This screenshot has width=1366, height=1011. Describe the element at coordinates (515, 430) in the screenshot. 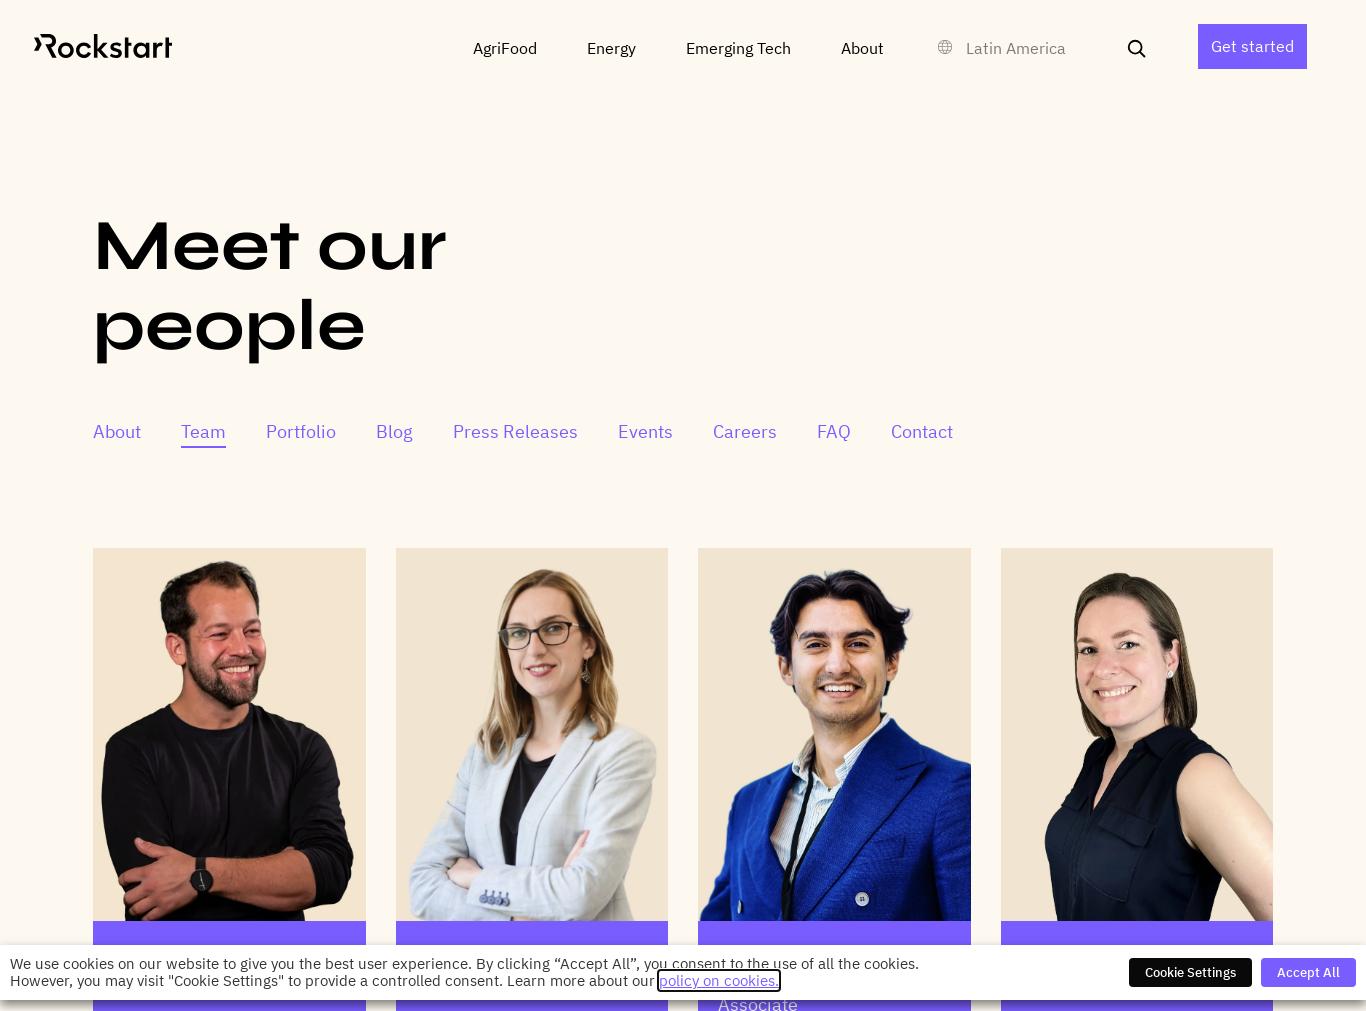

I see `'Press Releases'` at that location.